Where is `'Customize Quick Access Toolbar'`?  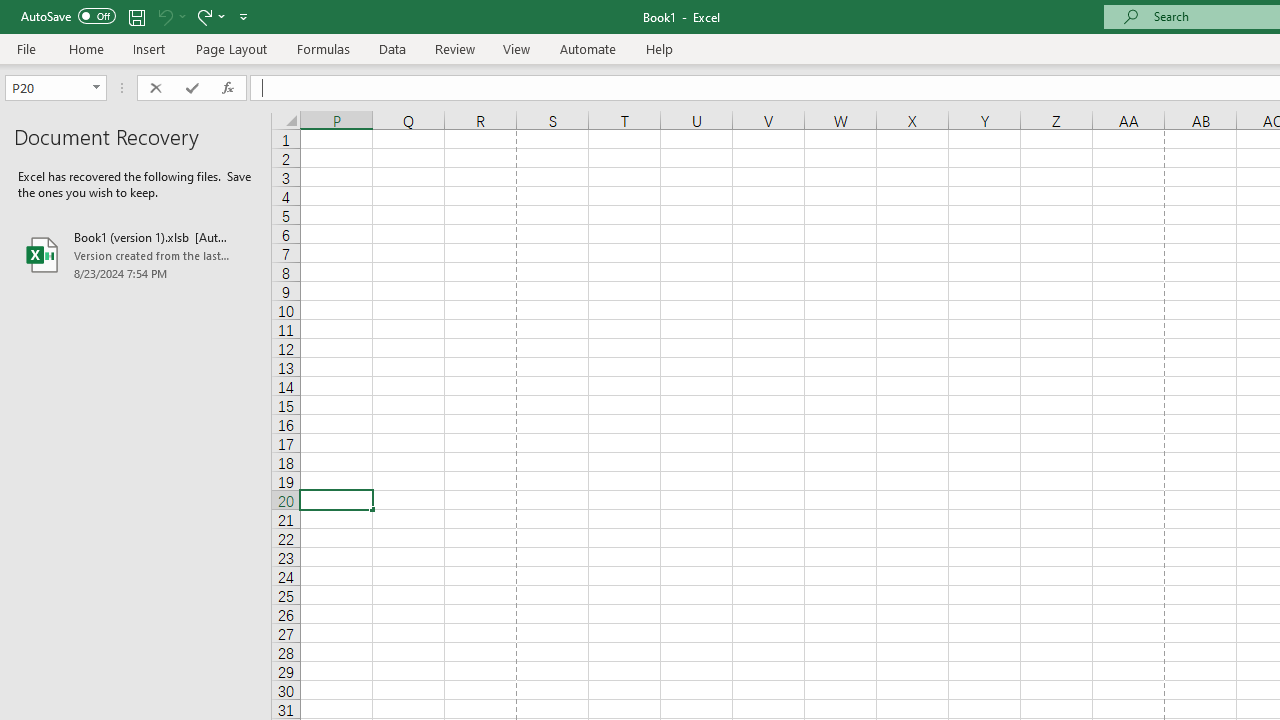 'Customize Quick Access Toolbar' is located at coordinates (243, 16).